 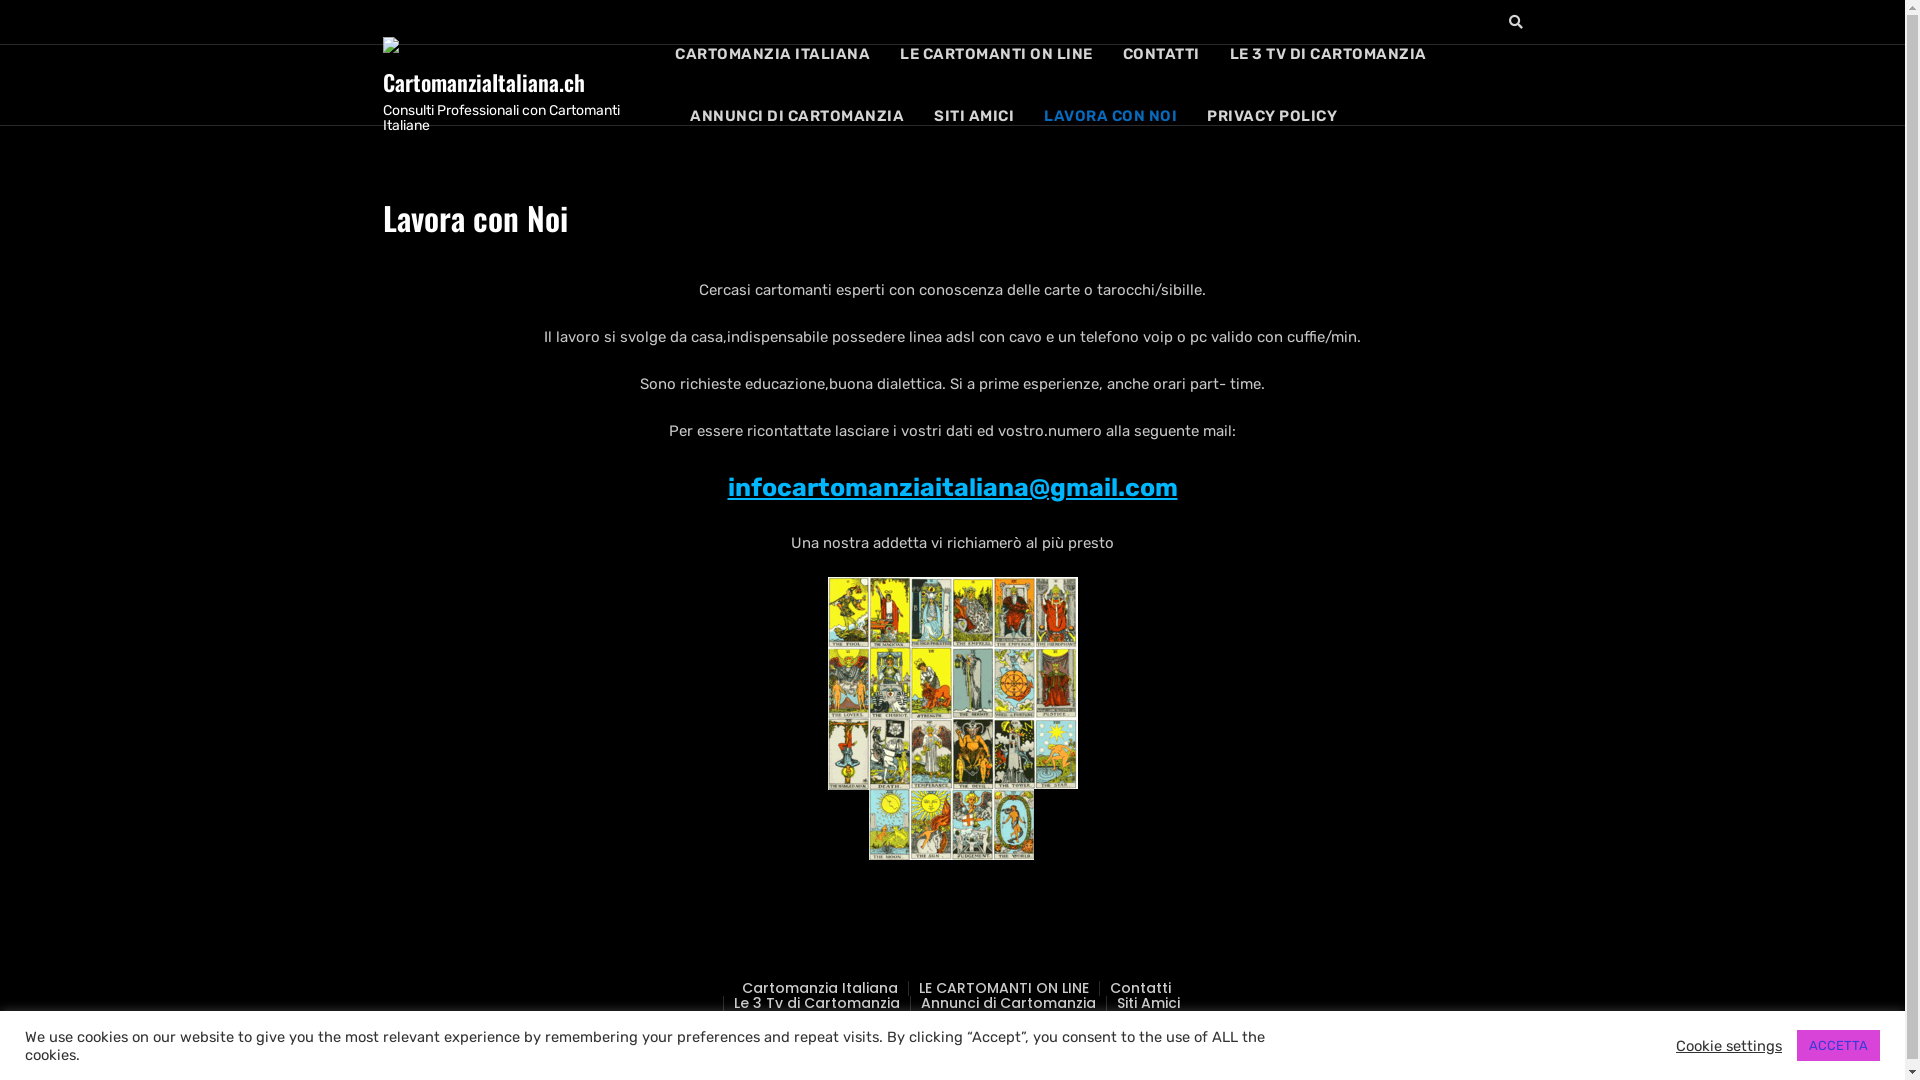 I want to click on 'LE 3 TV DI CARTOMANZIA', so click(x=1327, y=52).